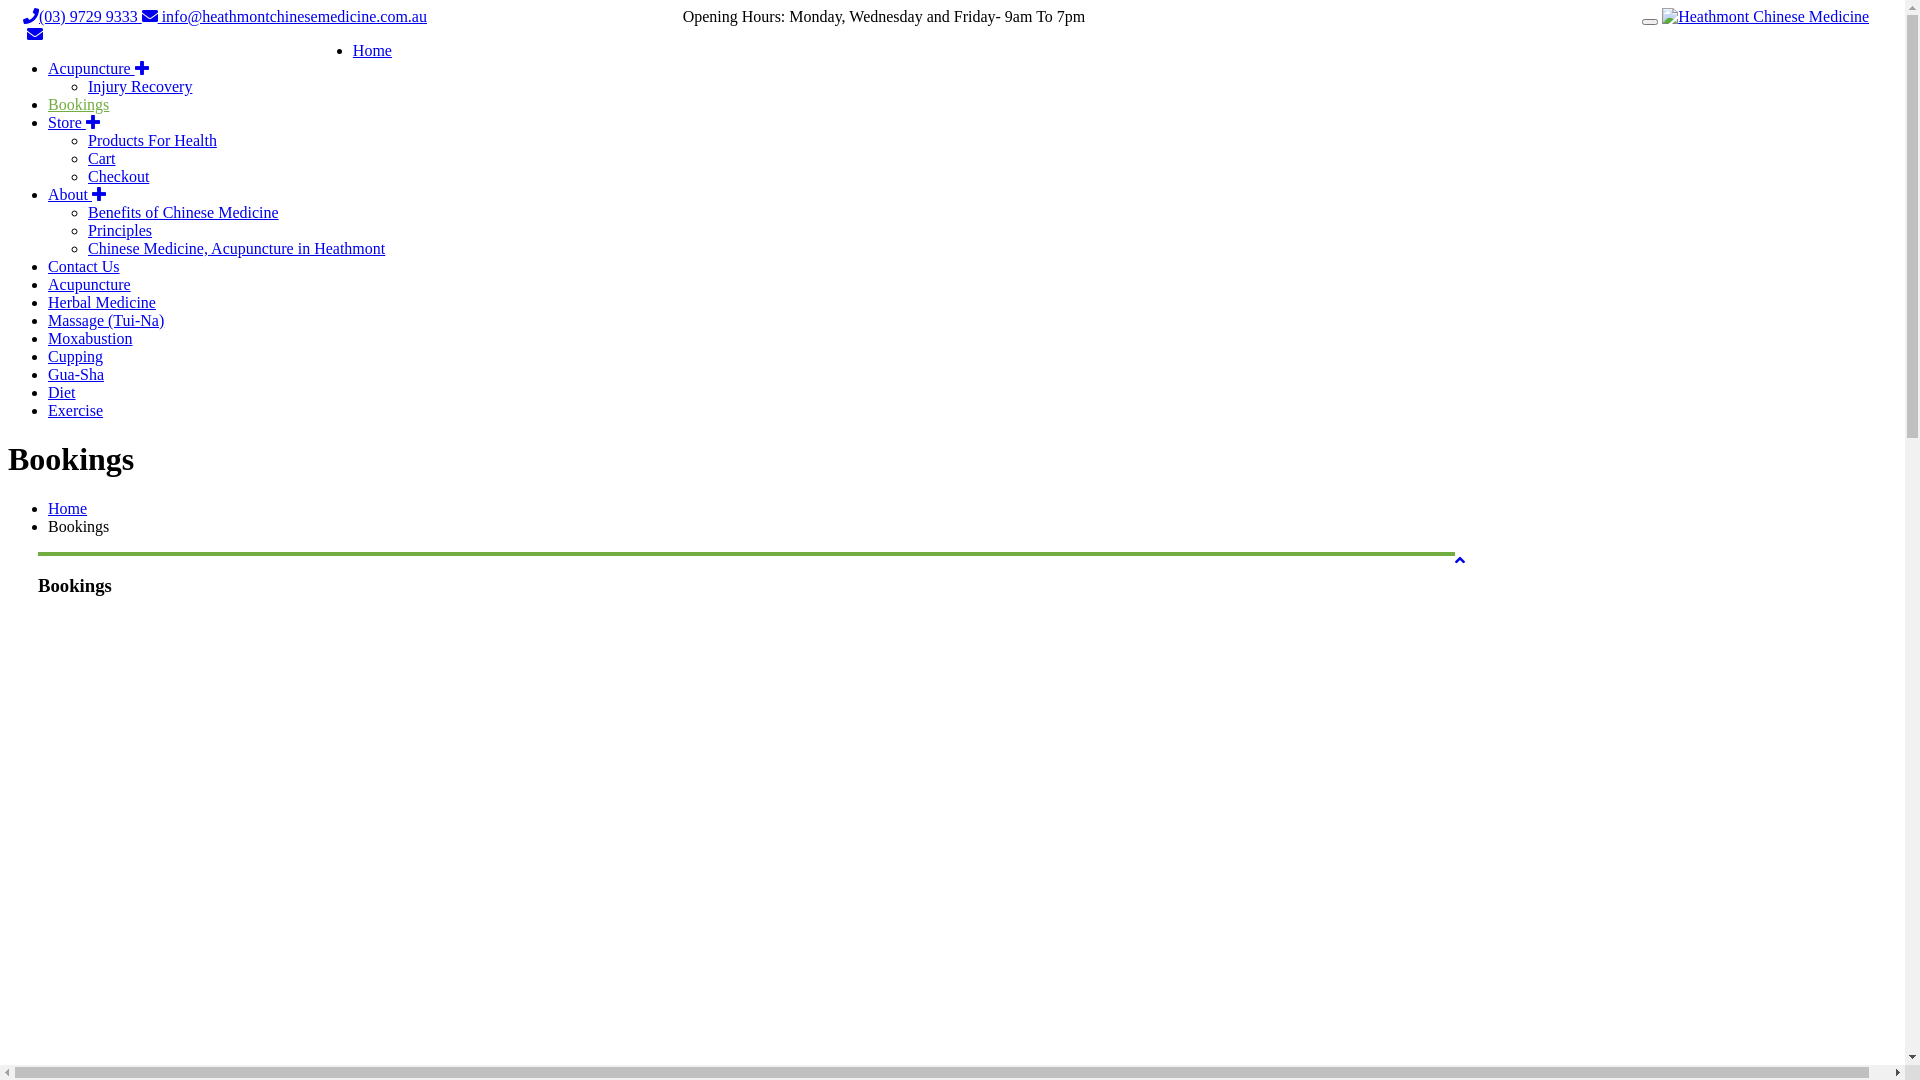 This screenshot has height=1080, width=1920. Describe the element at coordinates (62, 392) in the screenshot. I see `'Diet'` at that location.